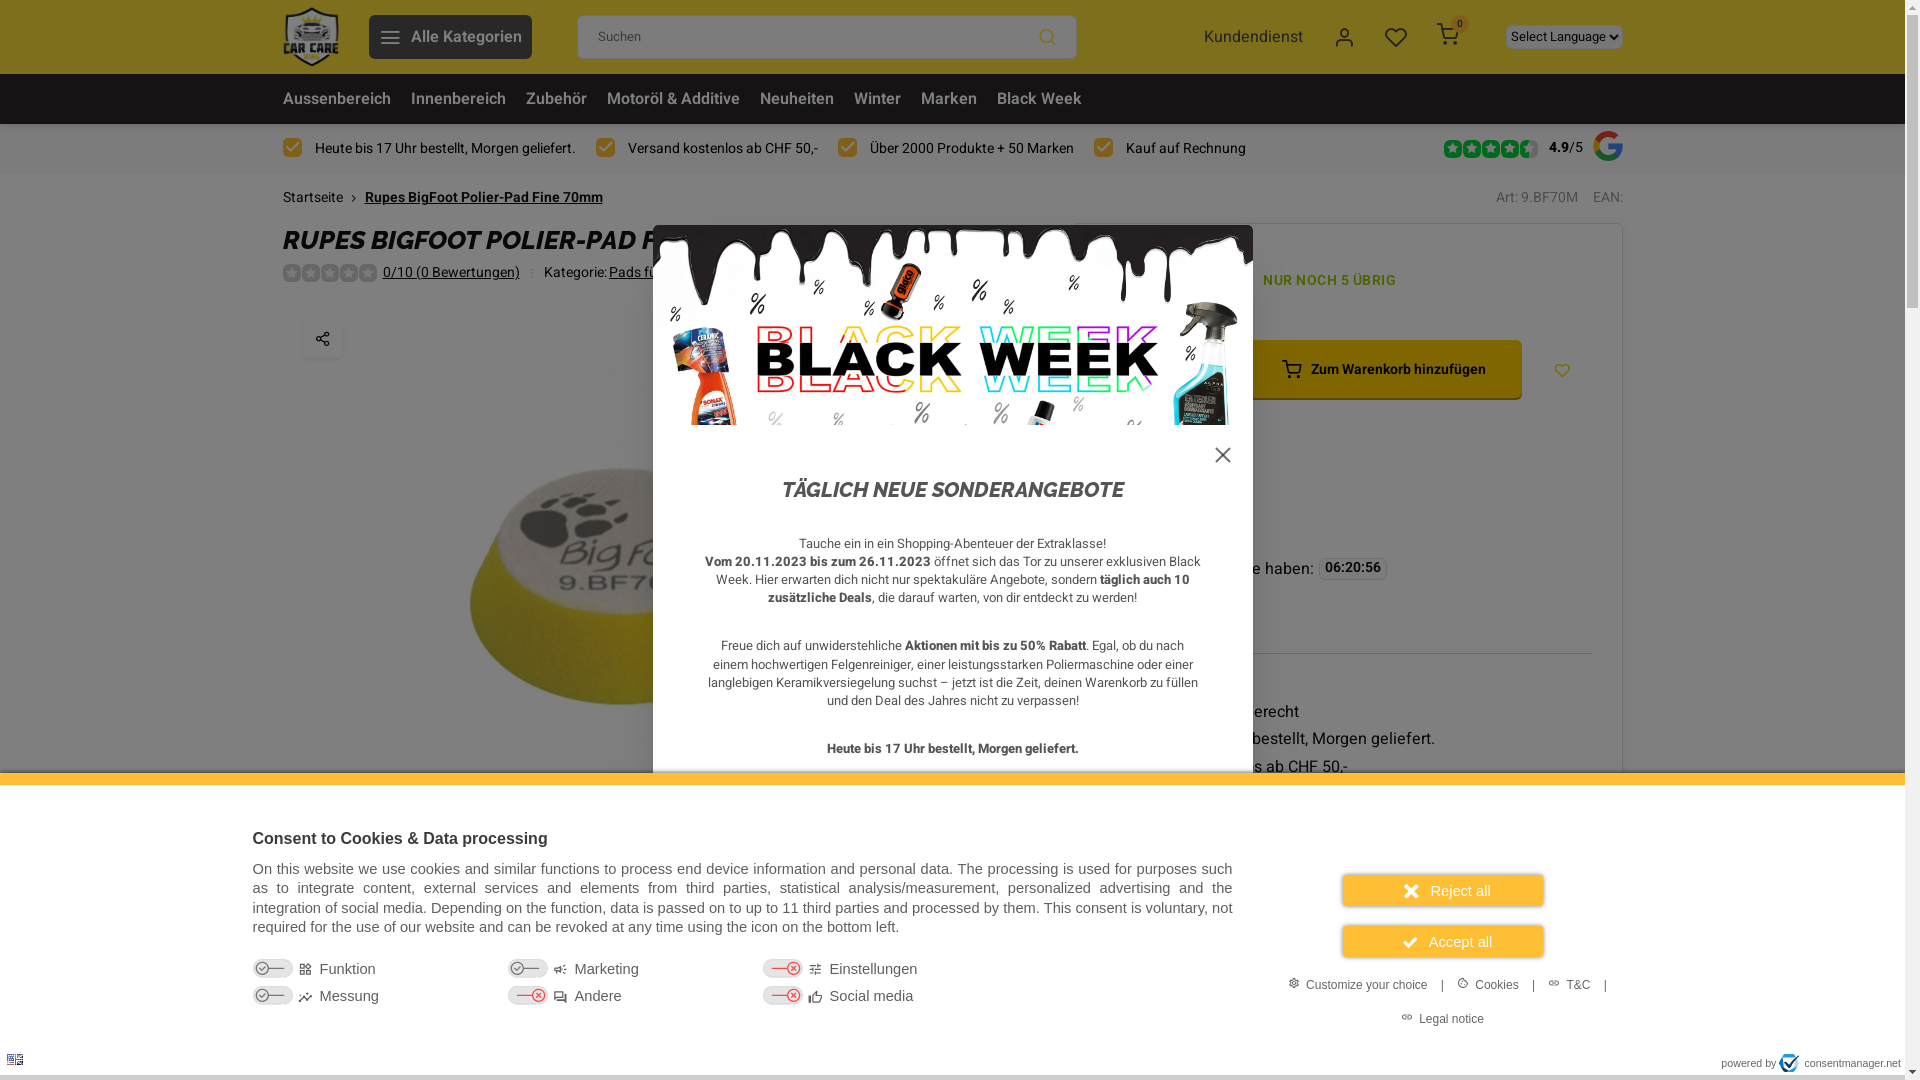 The height and width of the screenshot is (1080, 1920). What do you see at coordinates (877, 99) in the screenshot?
I see `'Winter'` at bounding box center [877, 99].